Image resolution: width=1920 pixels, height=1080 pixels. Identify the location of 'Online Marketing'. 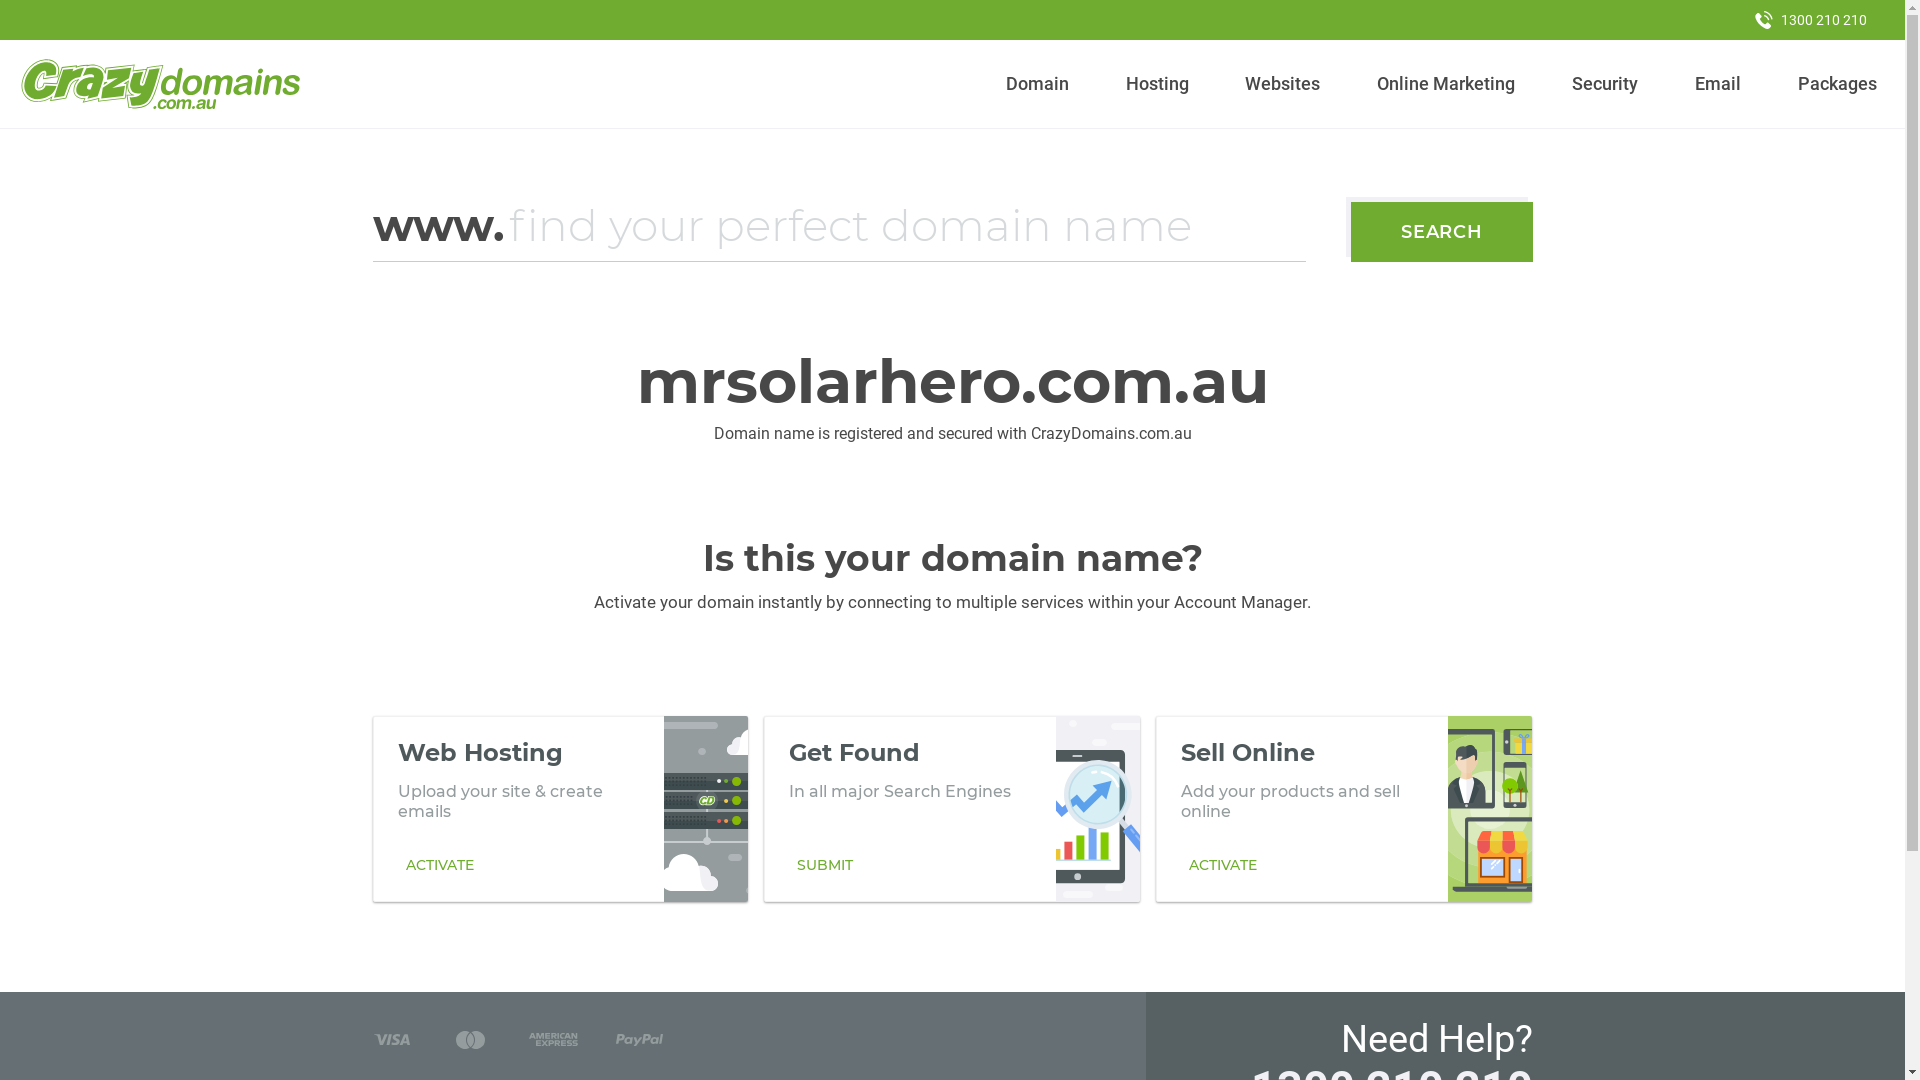
(1446, 83).